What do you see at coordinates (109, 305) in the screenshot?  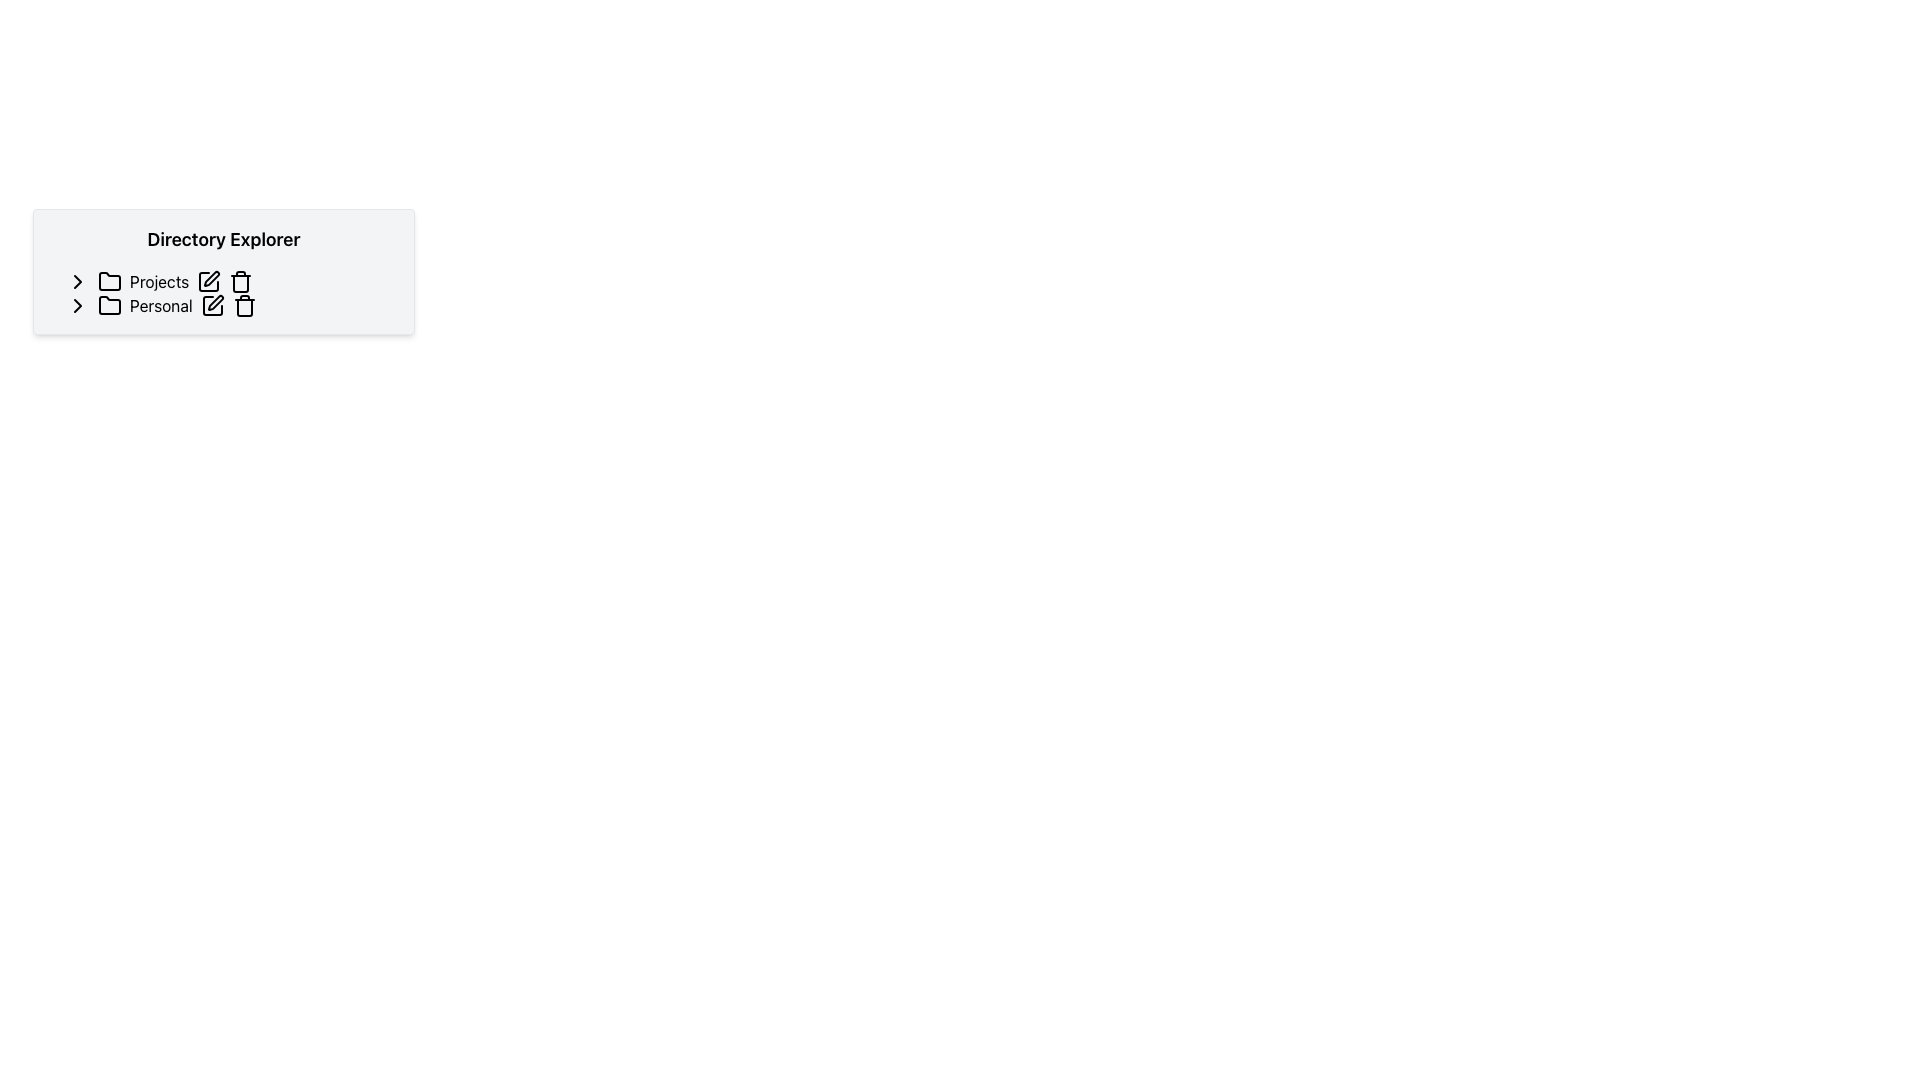 I see `the folder icon that is located immediately before the text 'Personal' in the row of elements` at bounding box center [109, 305].